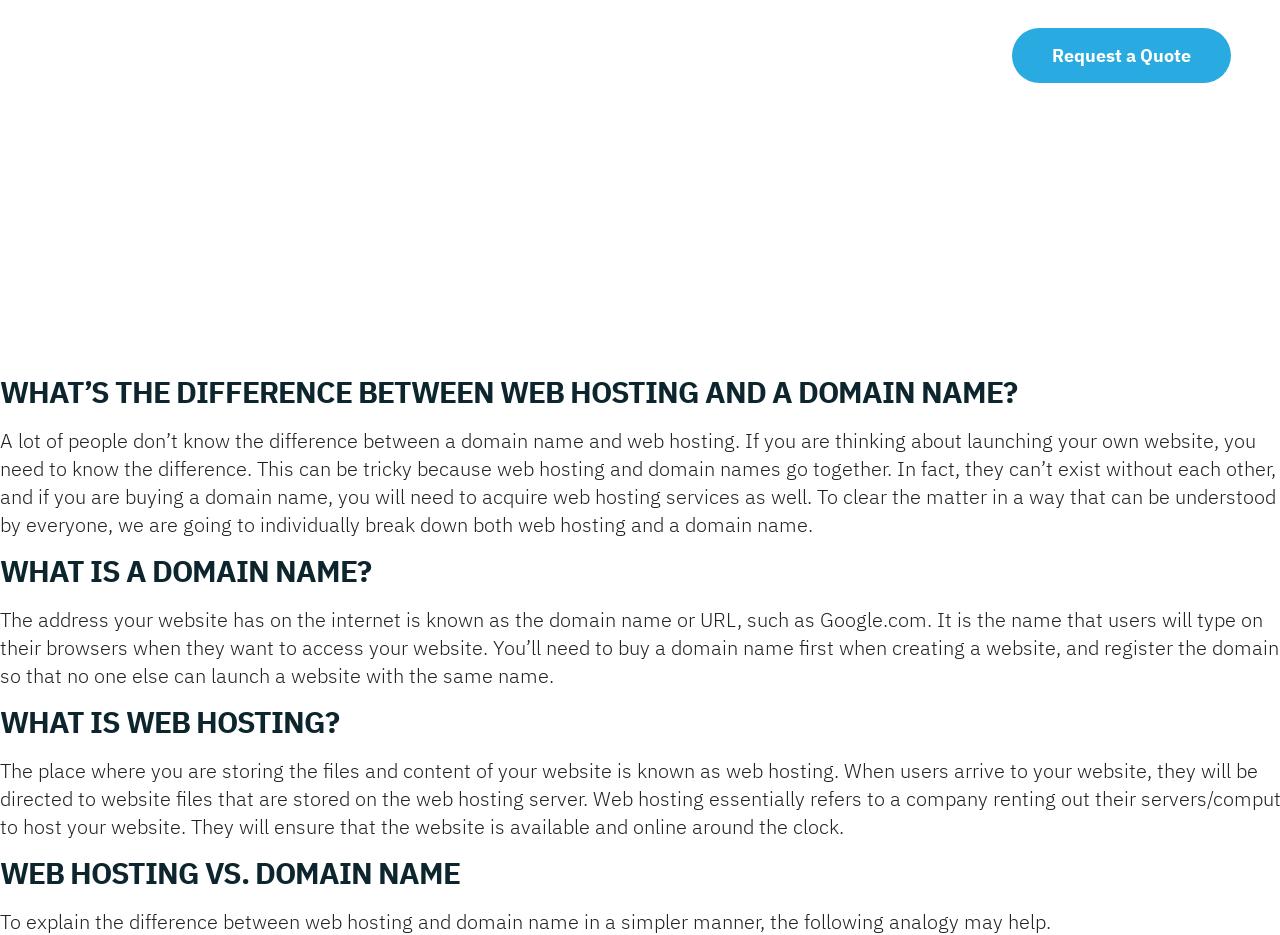 This screenshot has width=1280, height=935. What do you see at coordinates (516, 248) in the screenshot?
I see `'Graphic Design'` at bounding box center [516, 248].